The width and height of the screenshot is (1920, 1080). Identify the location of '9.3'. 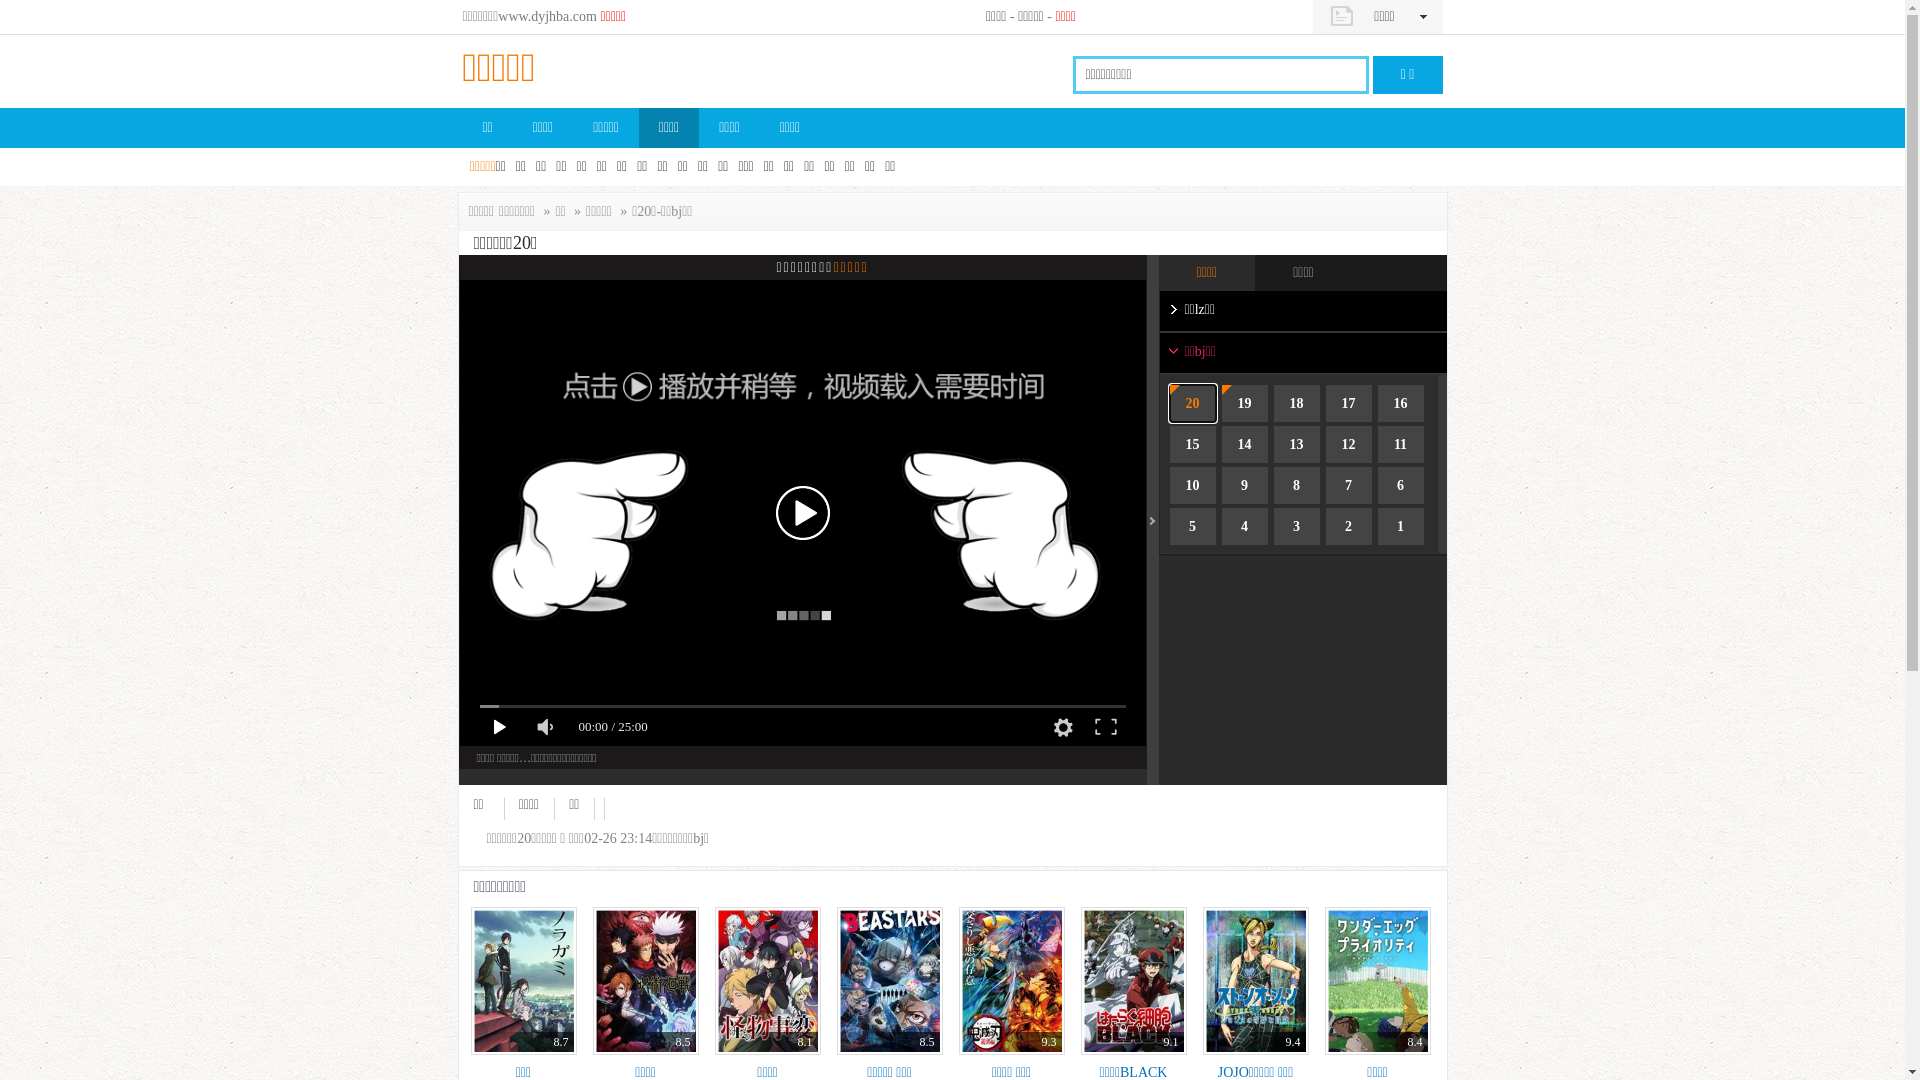
(1011, 979).